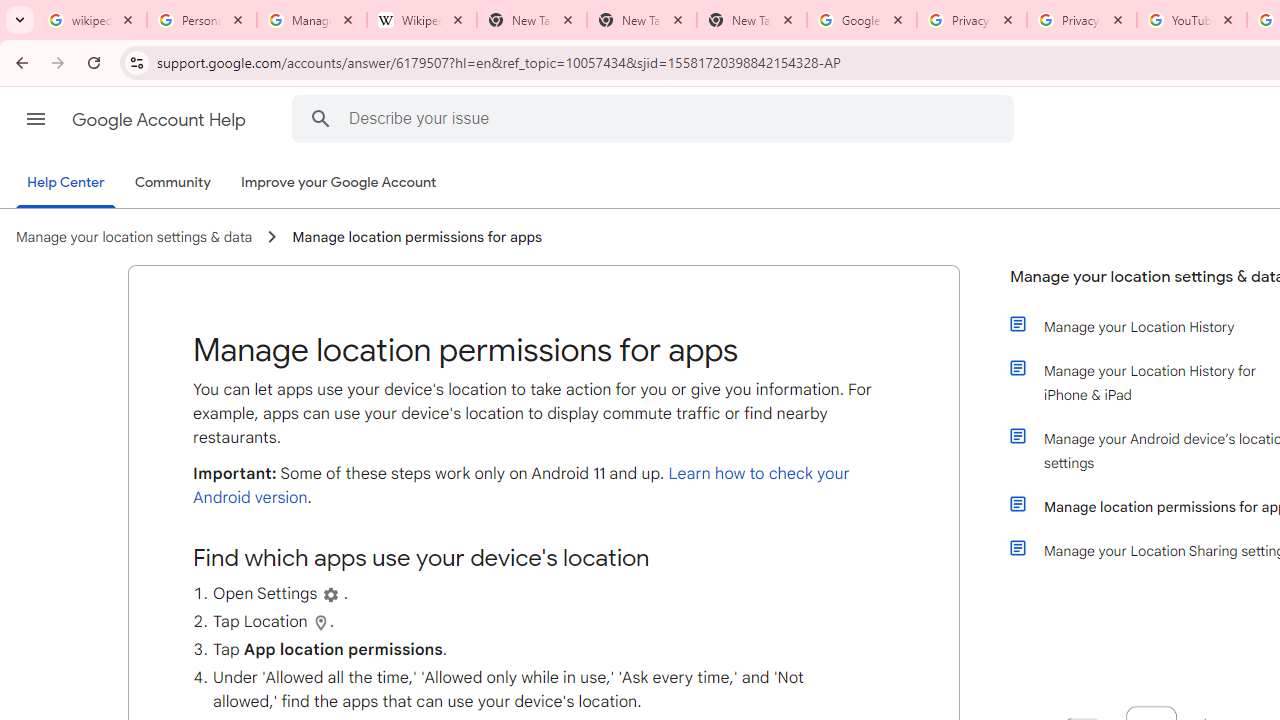  What do you see at coordinates (656, 118) in the screenshot?
I see `'Describe your issue'` at bounding box center [656, 118].